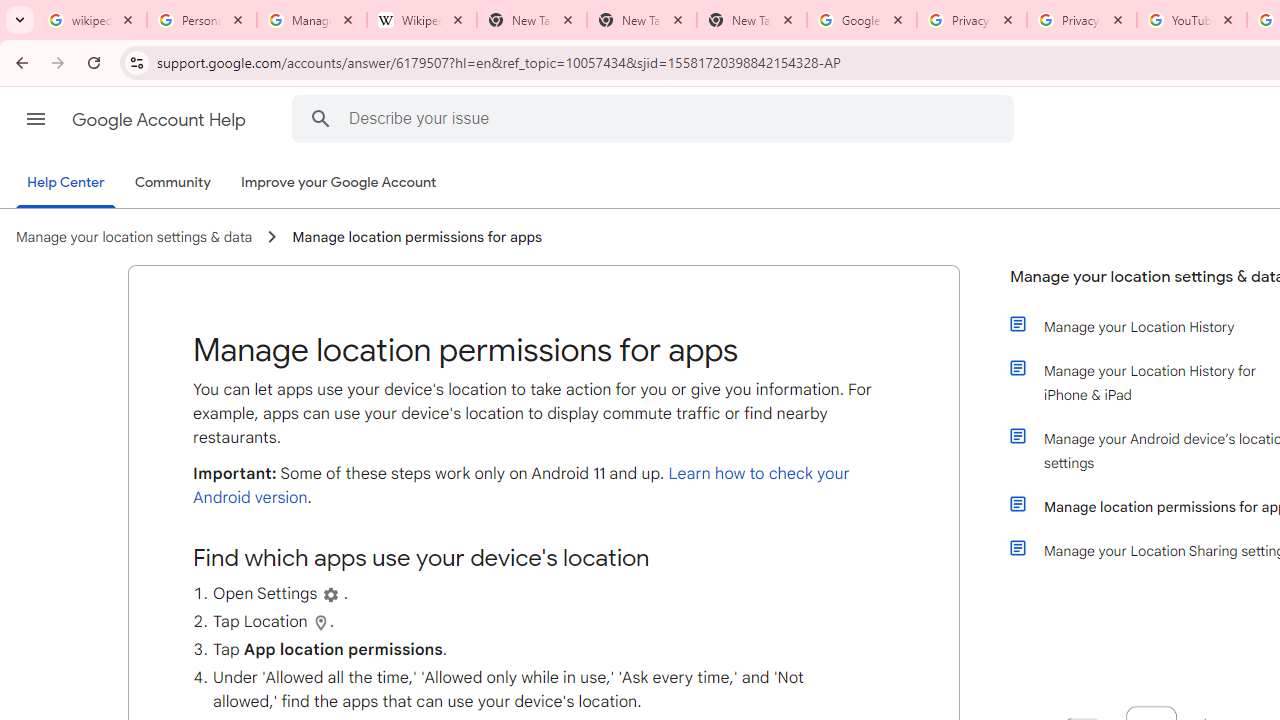  What do you see at coordinates (656, 118) in the screenshot?
I see `'Describe your issue'` at bounding box center [656, 118].